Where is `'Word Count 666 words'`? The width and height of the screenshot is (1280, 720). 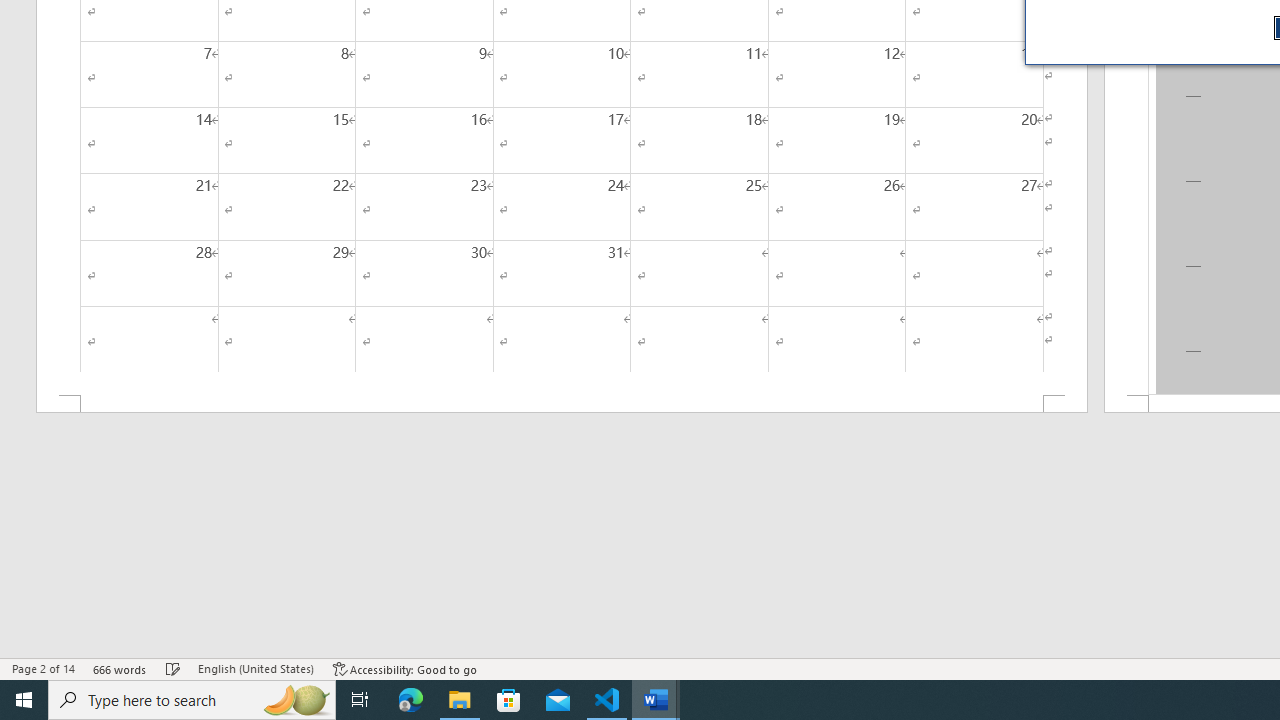 'Word Count 666 words' is located at coordinates (119, 669).